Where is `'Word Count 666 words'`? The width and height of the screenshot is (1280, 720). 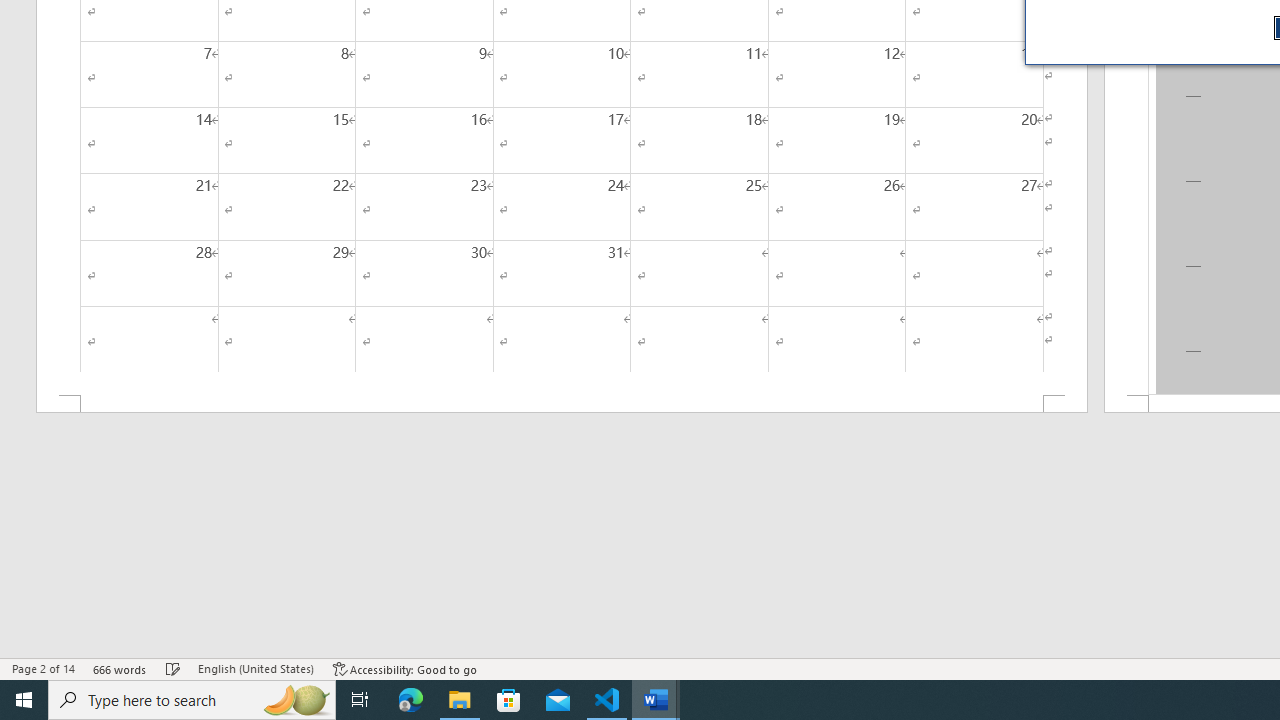 'Word Count 666 words' is located at coordinates (119, 669).